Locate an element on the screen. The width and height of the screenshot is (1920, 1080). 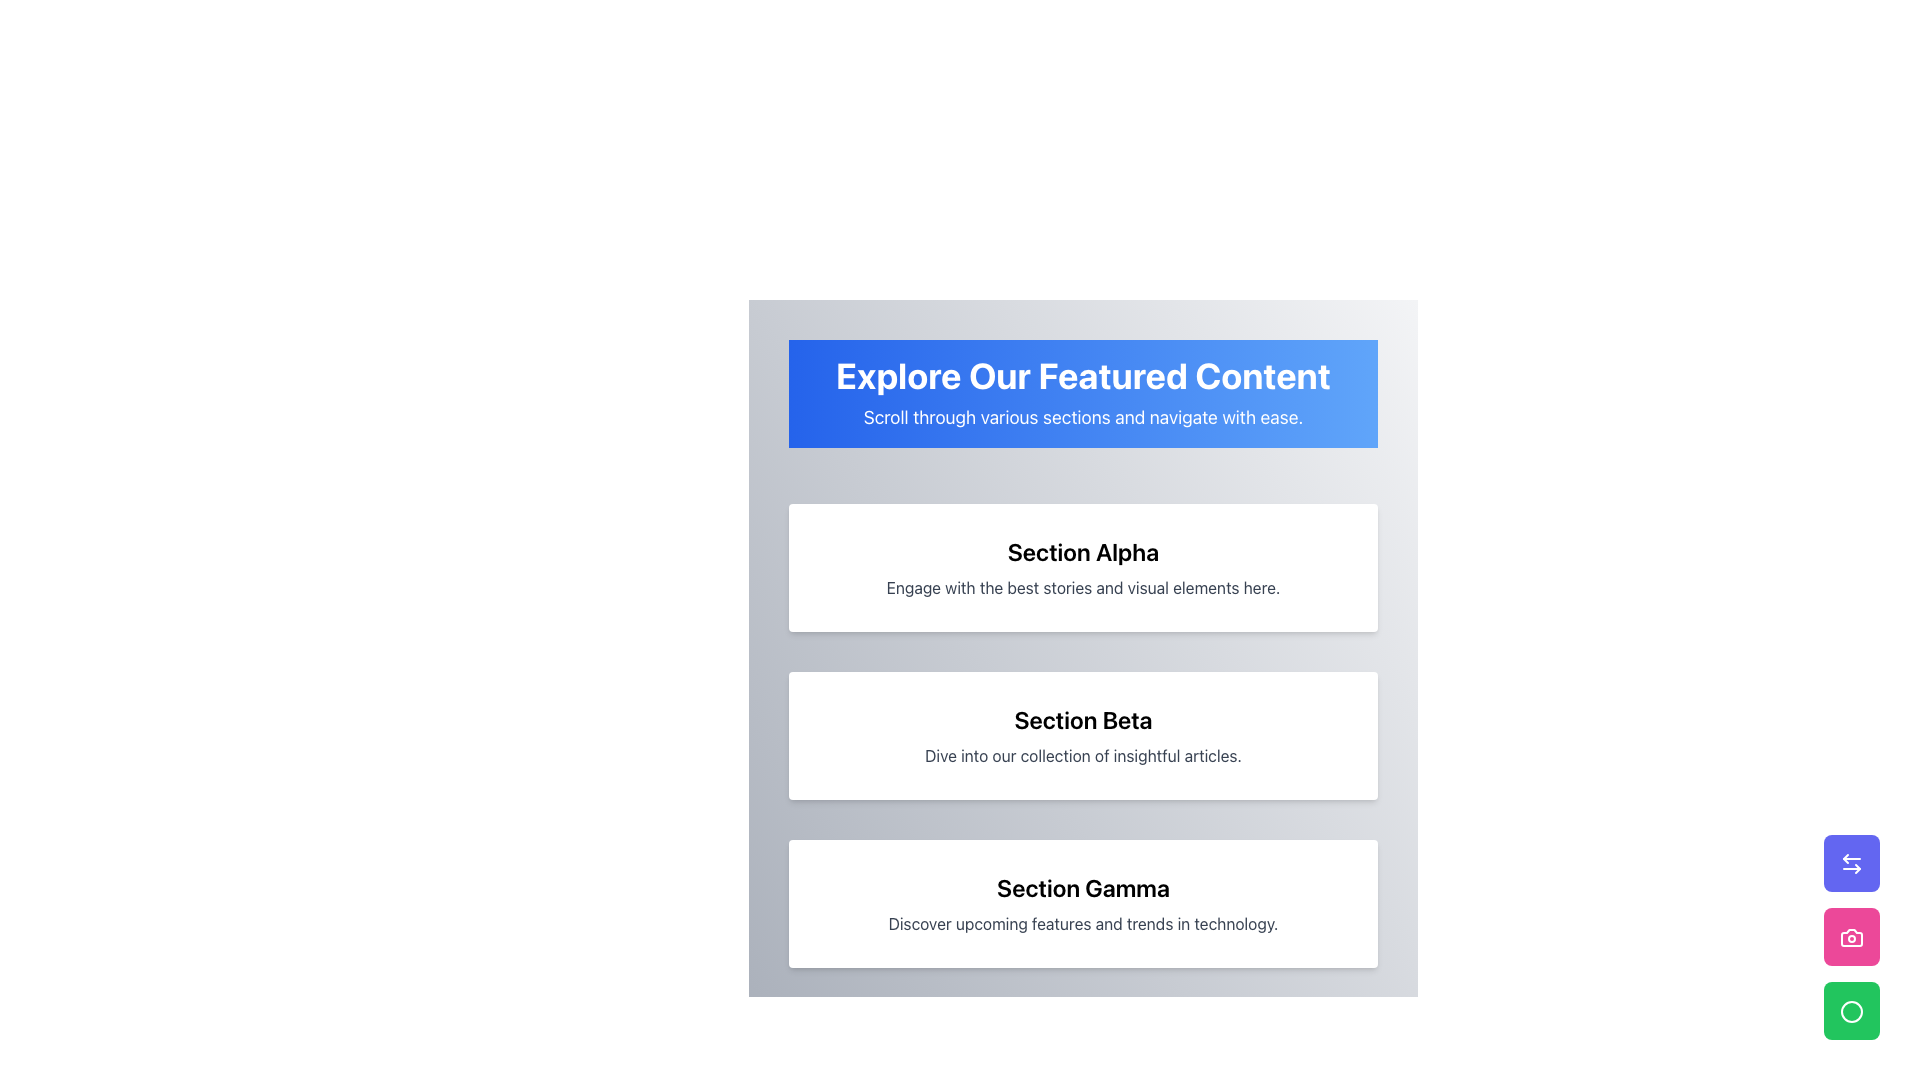
text from the Text Block titled 'Section Beta' which contains the subtitle 'Dive into our collection of insightful articles.' is located at coordinates (1082, 736).